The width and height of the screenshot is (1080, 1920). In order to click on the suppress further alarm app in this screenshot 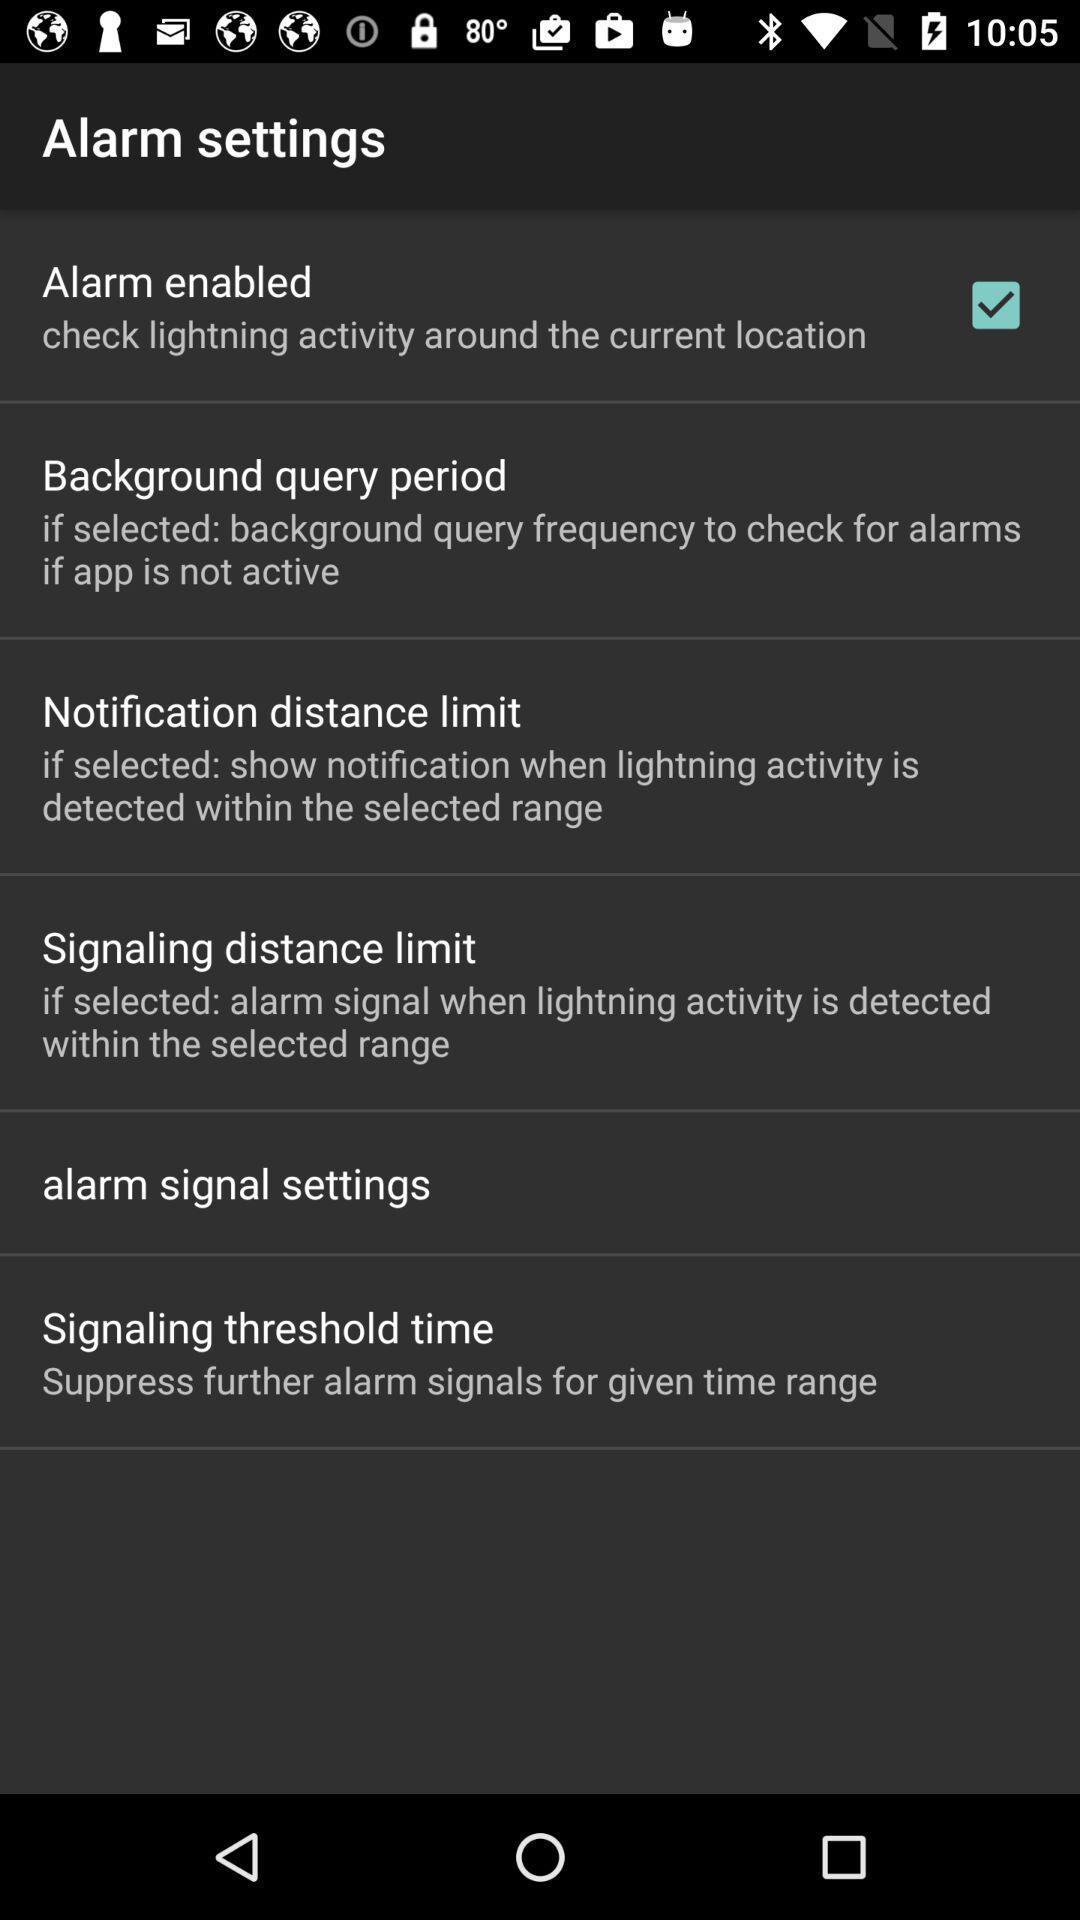, I will do `click(459, 1379)`.